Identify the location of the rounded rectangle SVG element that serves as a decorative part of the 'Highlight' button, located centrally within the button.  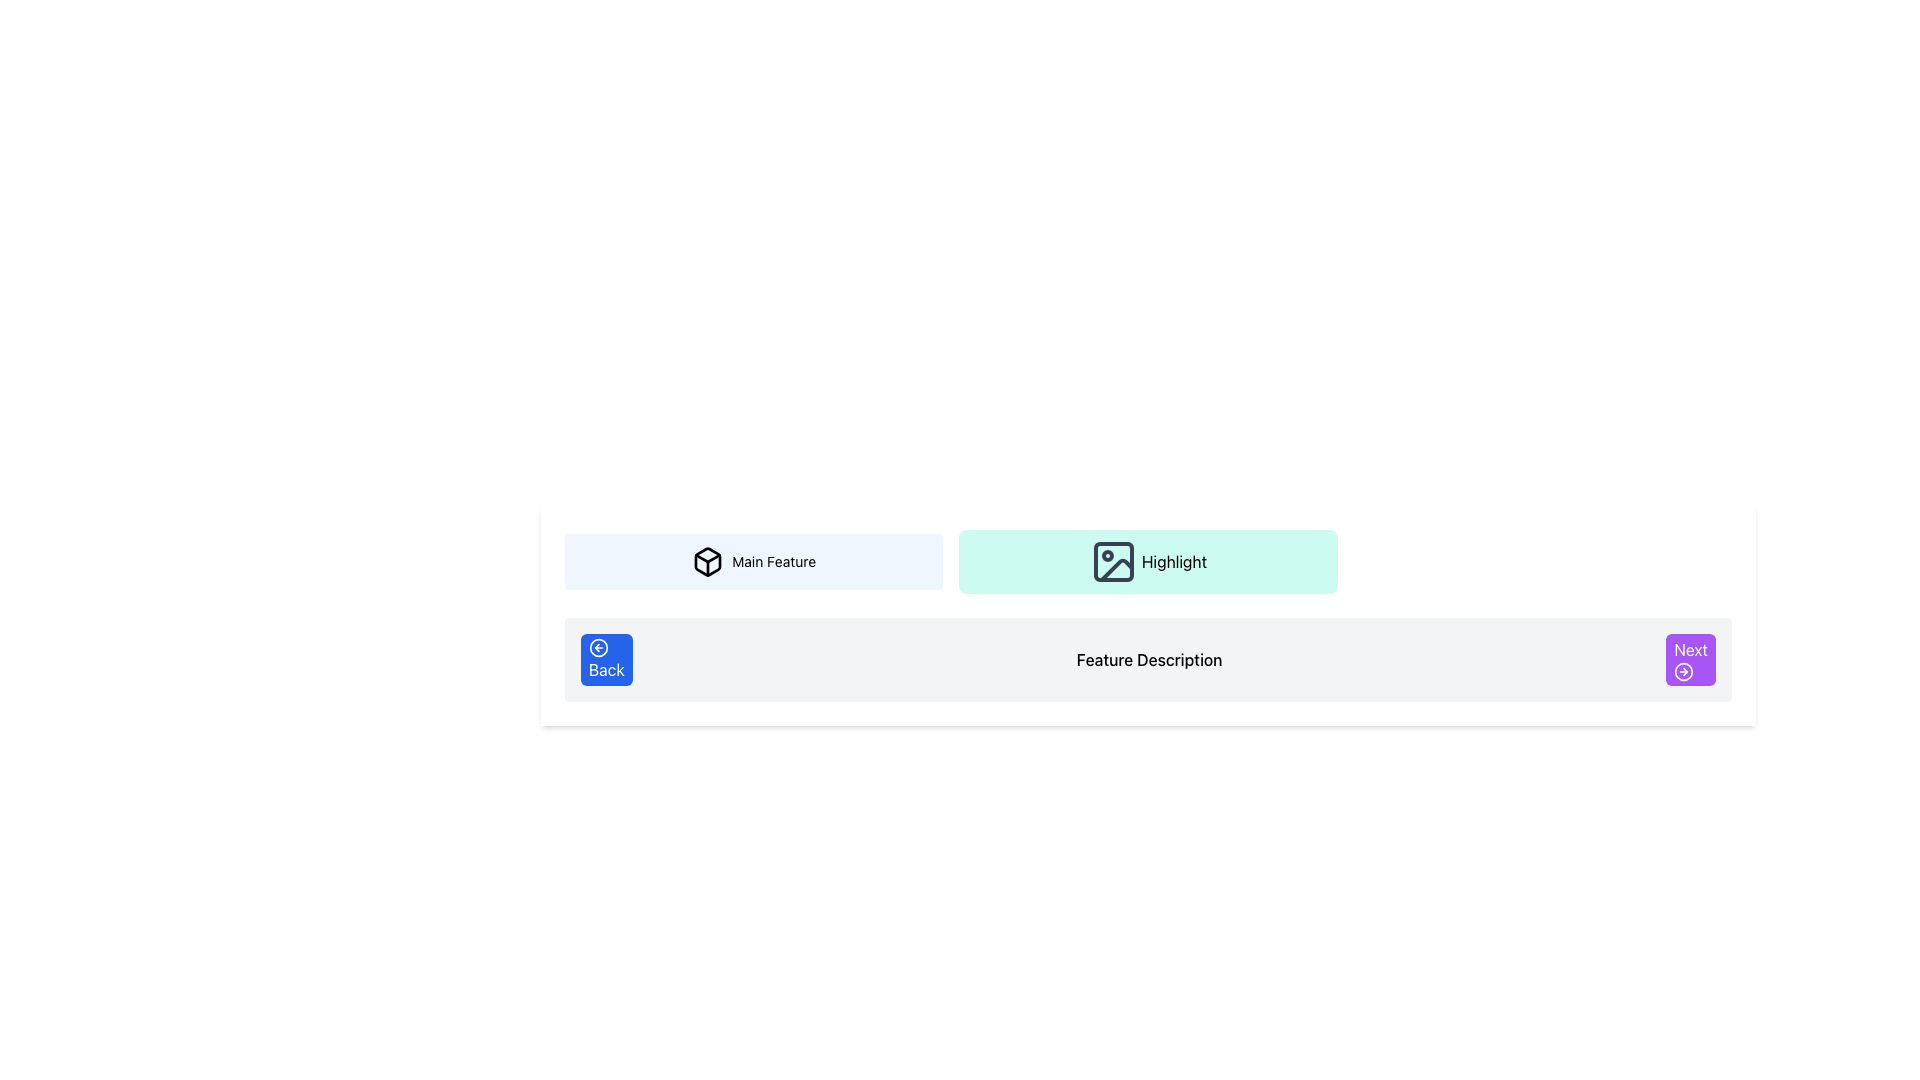
(1112, 562).